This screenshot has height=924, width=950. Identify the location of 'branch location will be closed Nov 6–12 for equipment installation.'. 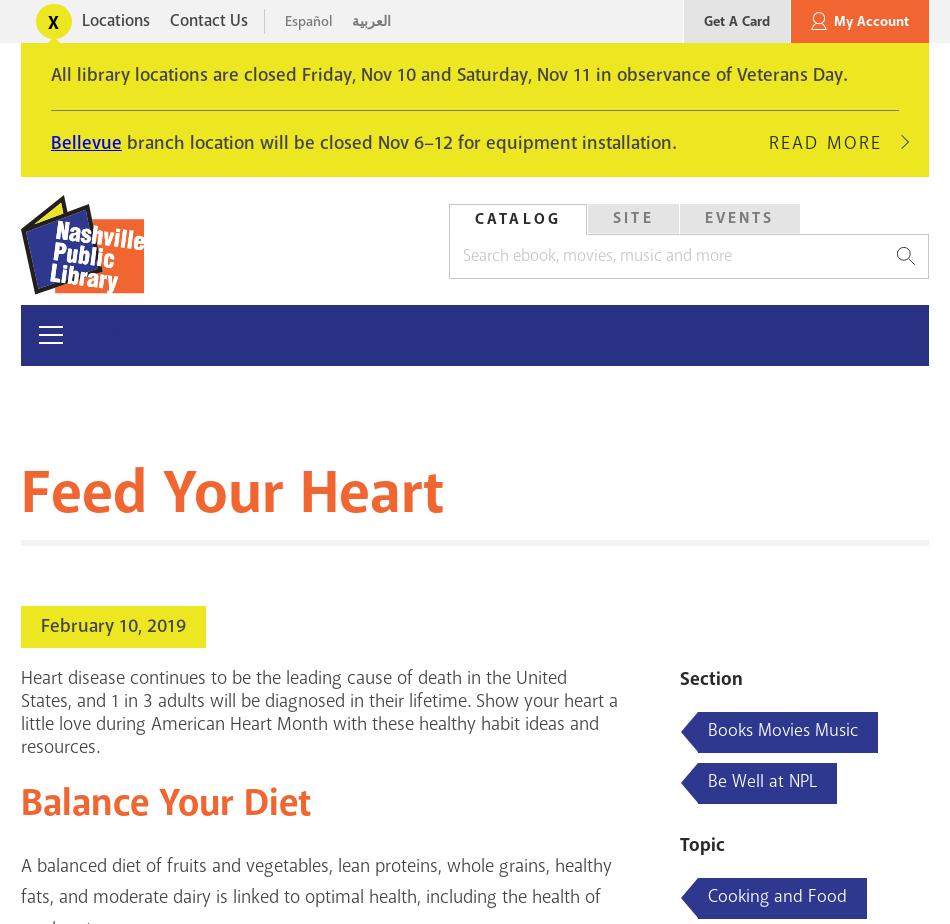
(398, 142).